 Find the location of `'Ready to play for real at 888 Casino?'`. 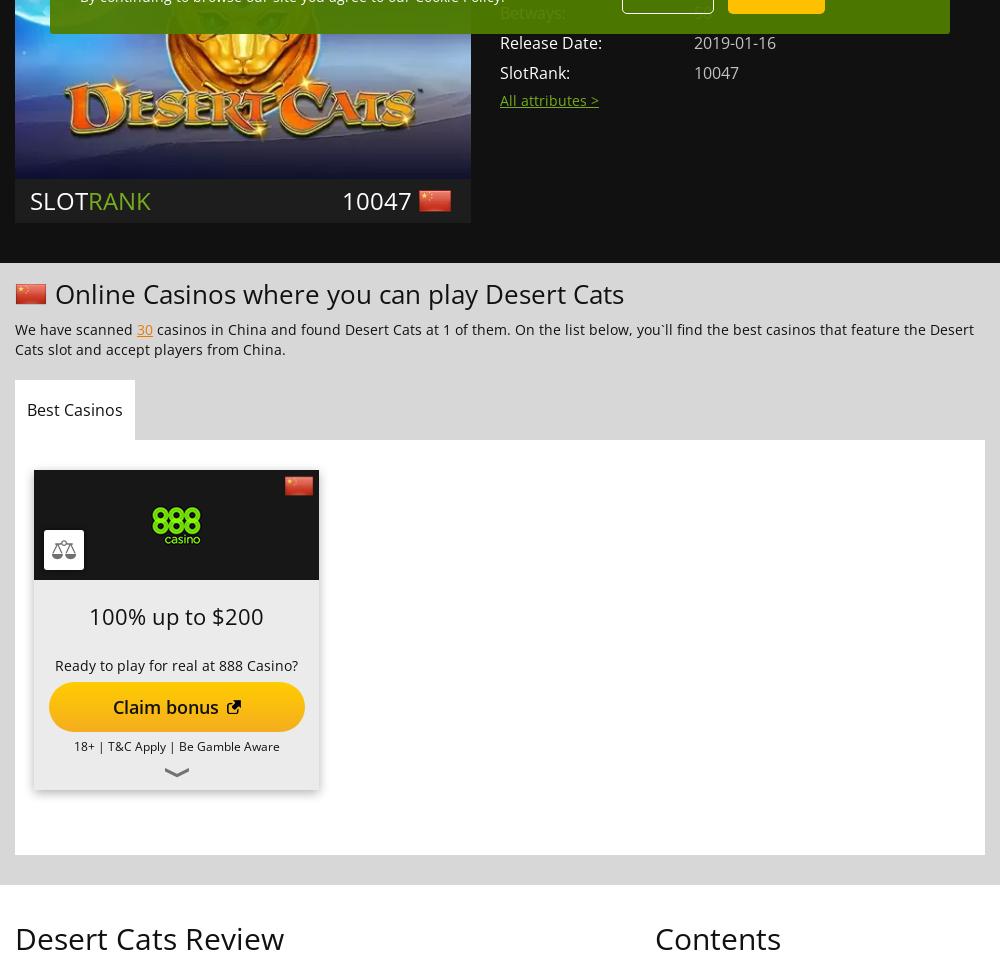

'Ready to play for real at 888 Casino?' is located at coordinates (176, 664).